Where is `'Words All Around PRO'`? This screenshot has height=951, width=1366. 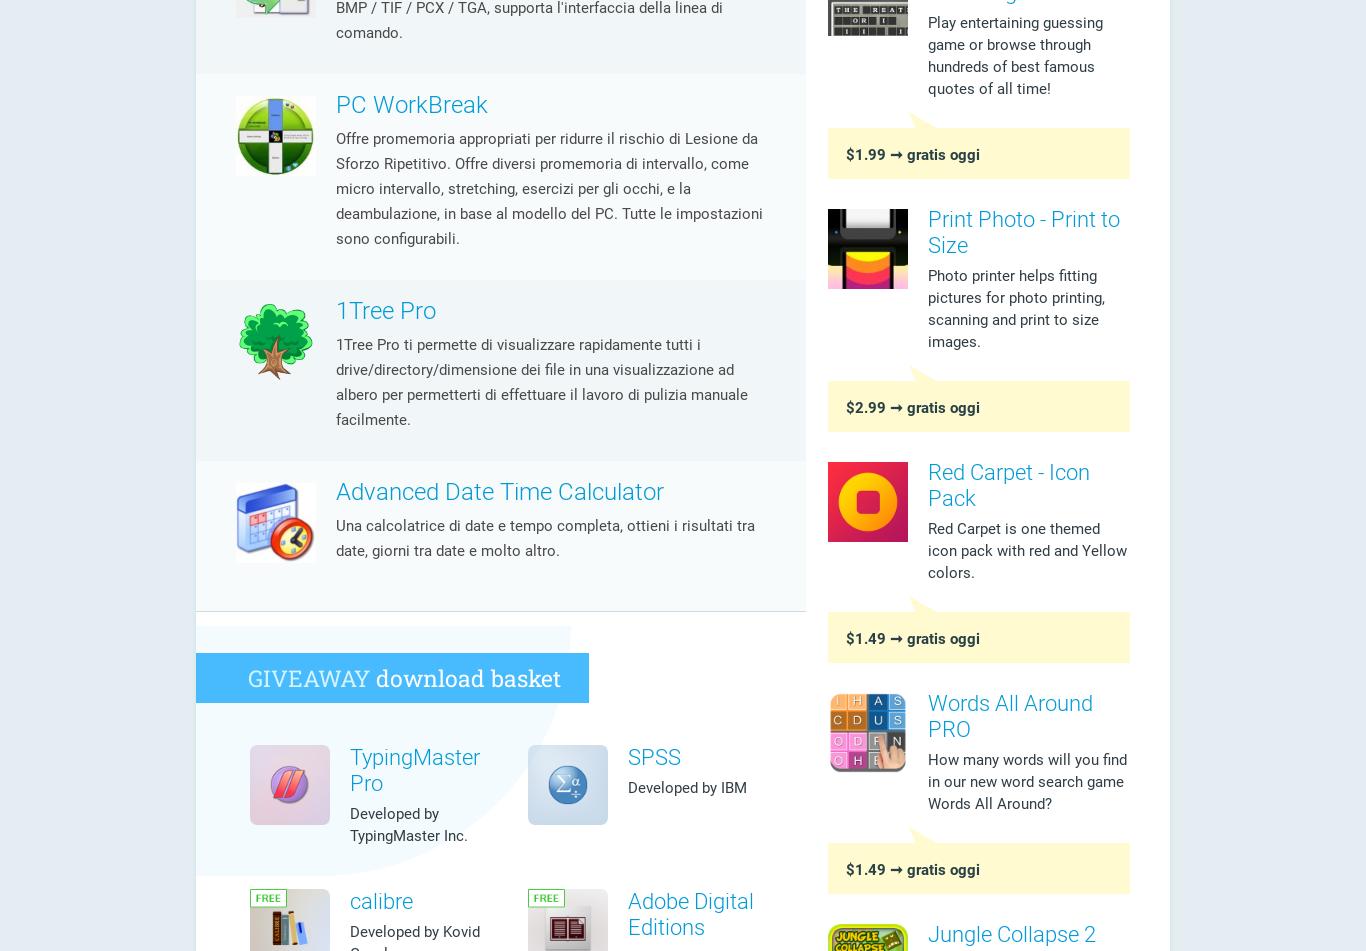
'Words All Around PRO' is located at coordinates (1010, 714).